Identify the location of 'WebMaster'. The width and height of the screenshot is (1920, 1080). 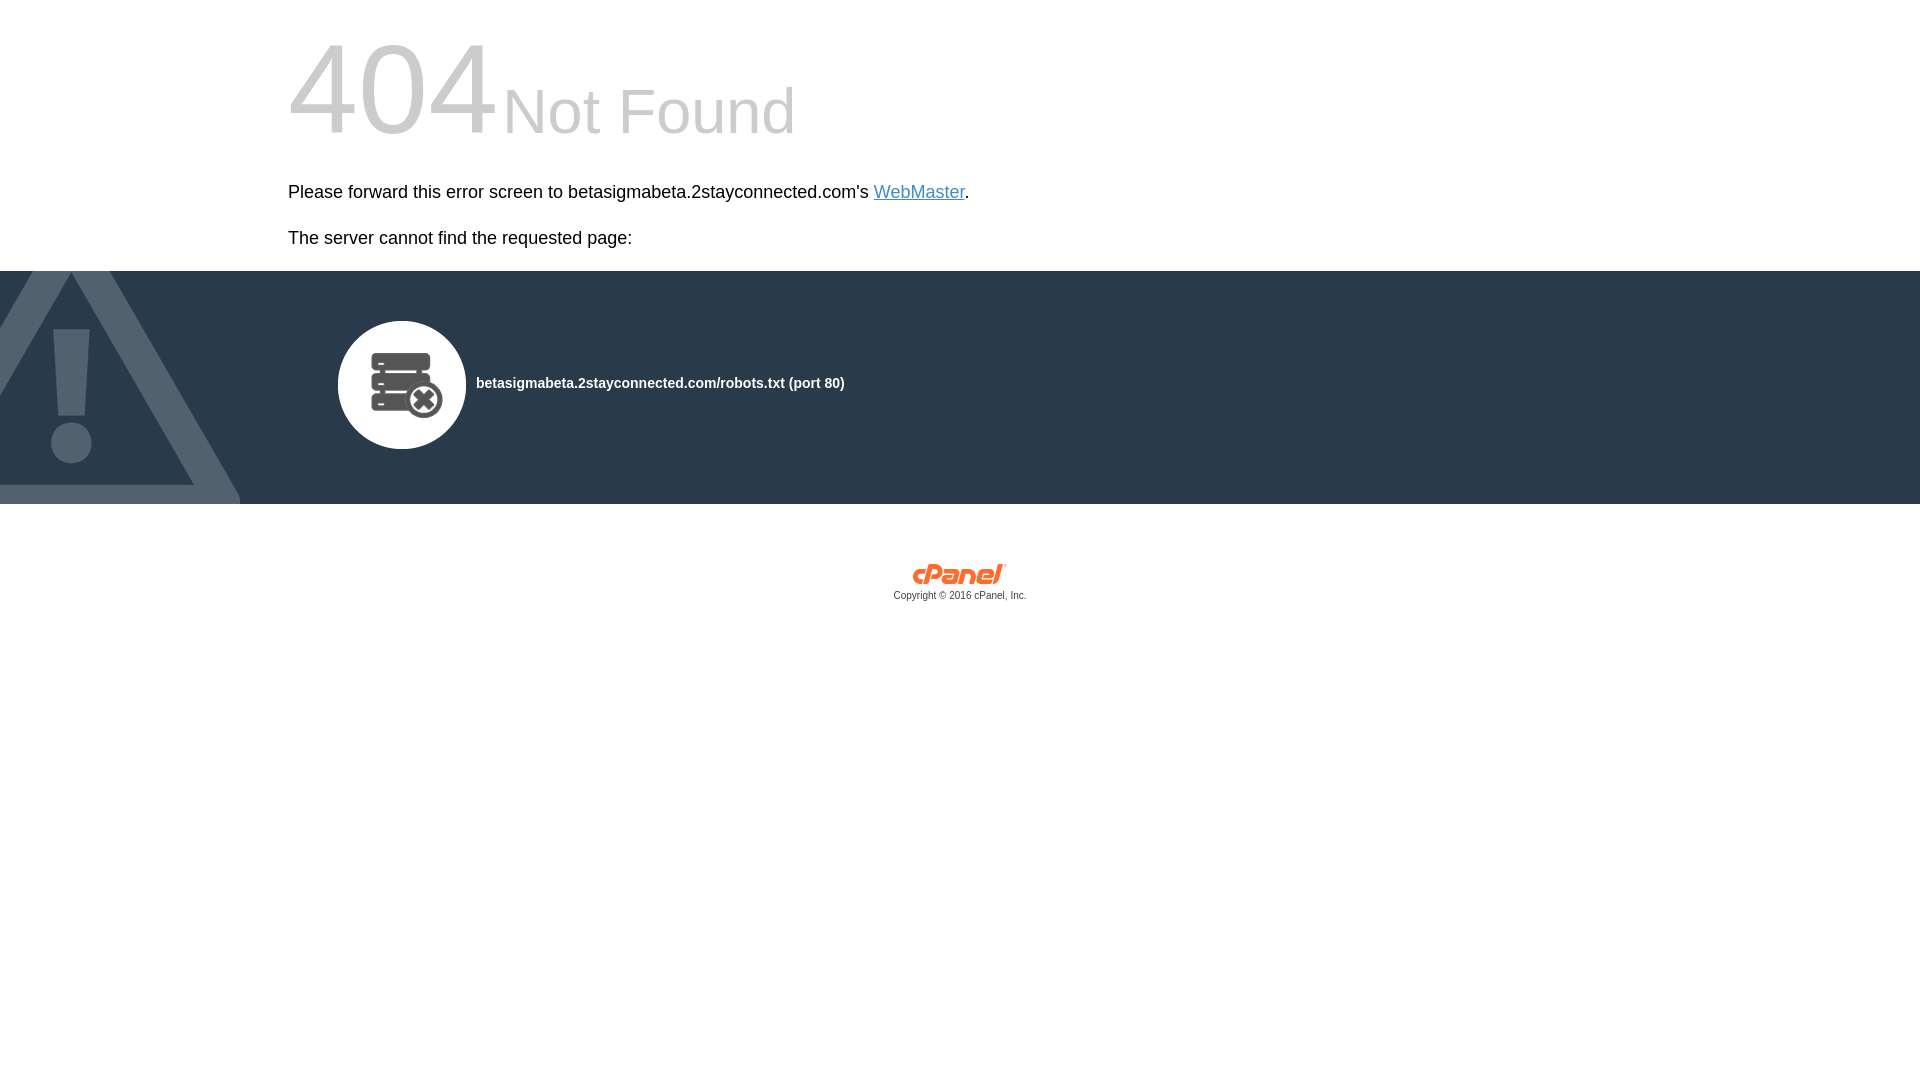
(918, 192).